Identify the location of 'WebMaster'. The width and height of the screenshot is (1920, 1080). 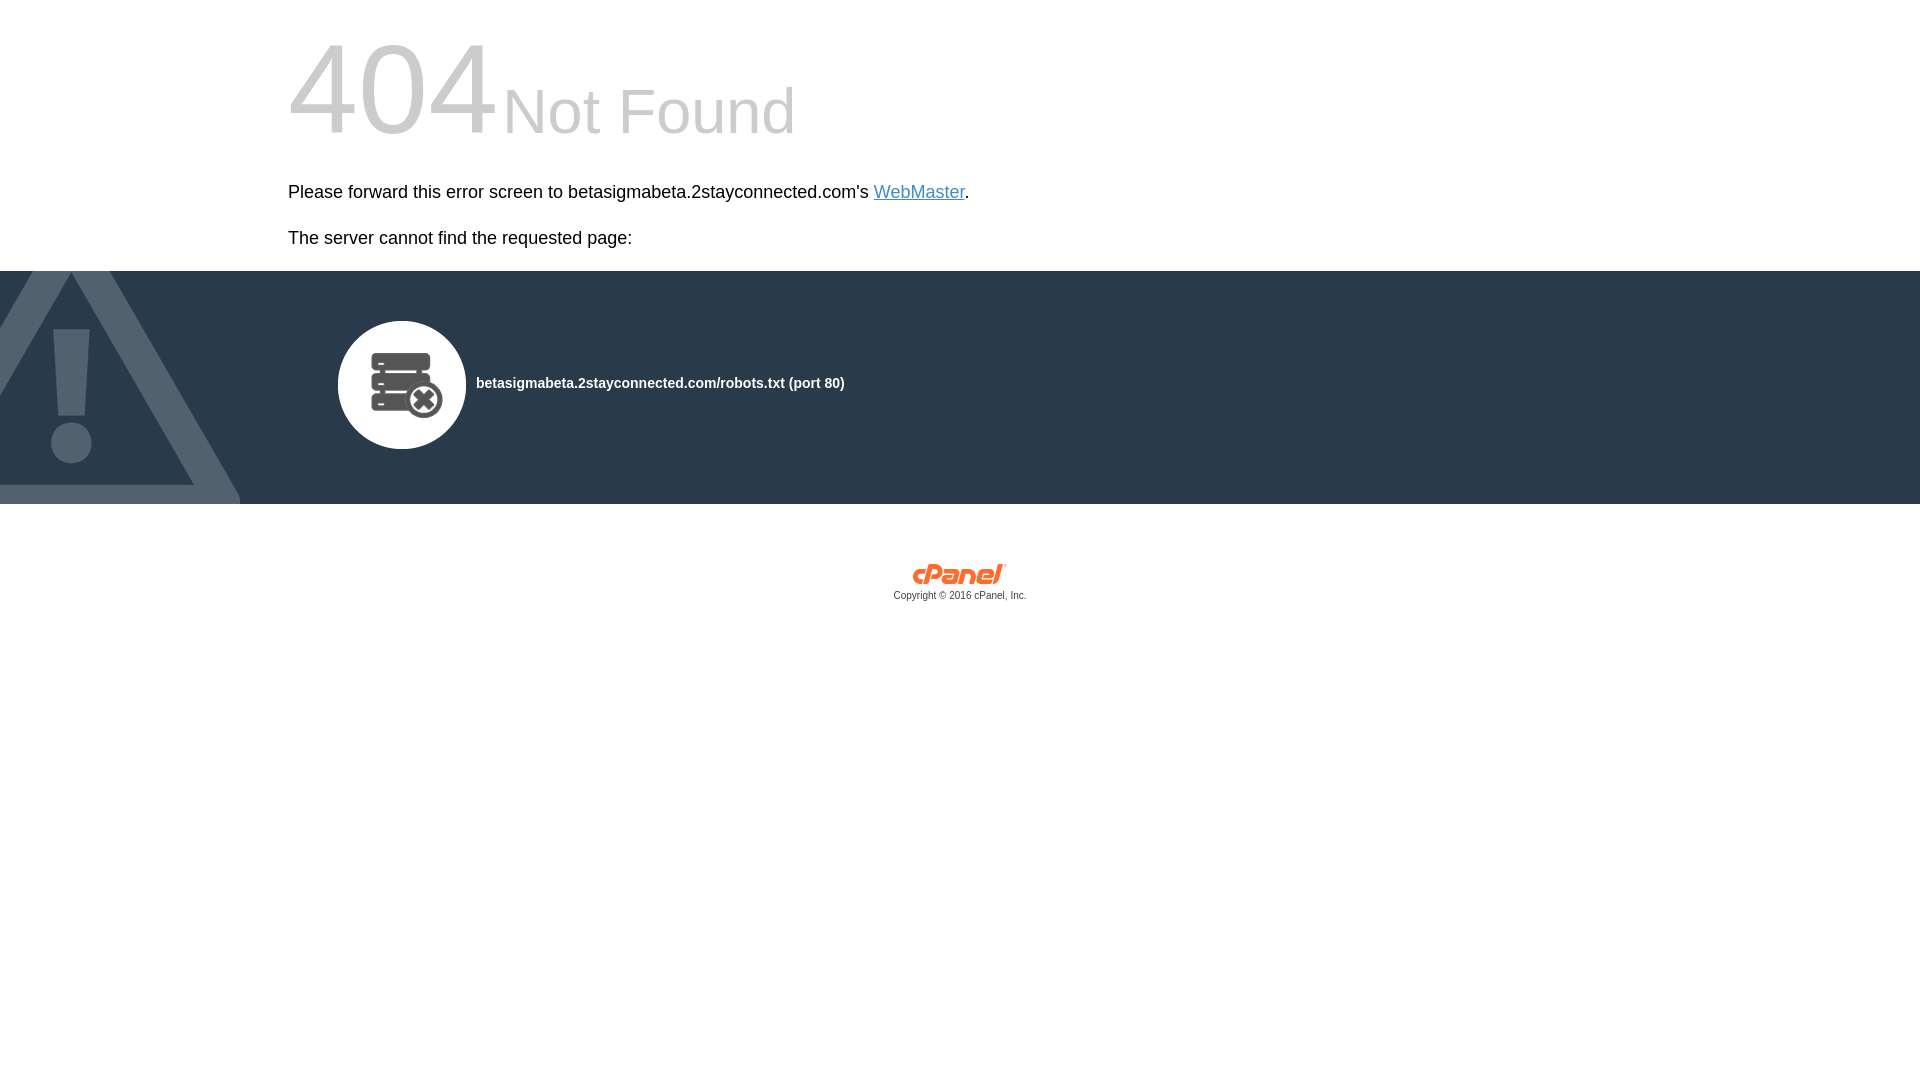
(918, 192).